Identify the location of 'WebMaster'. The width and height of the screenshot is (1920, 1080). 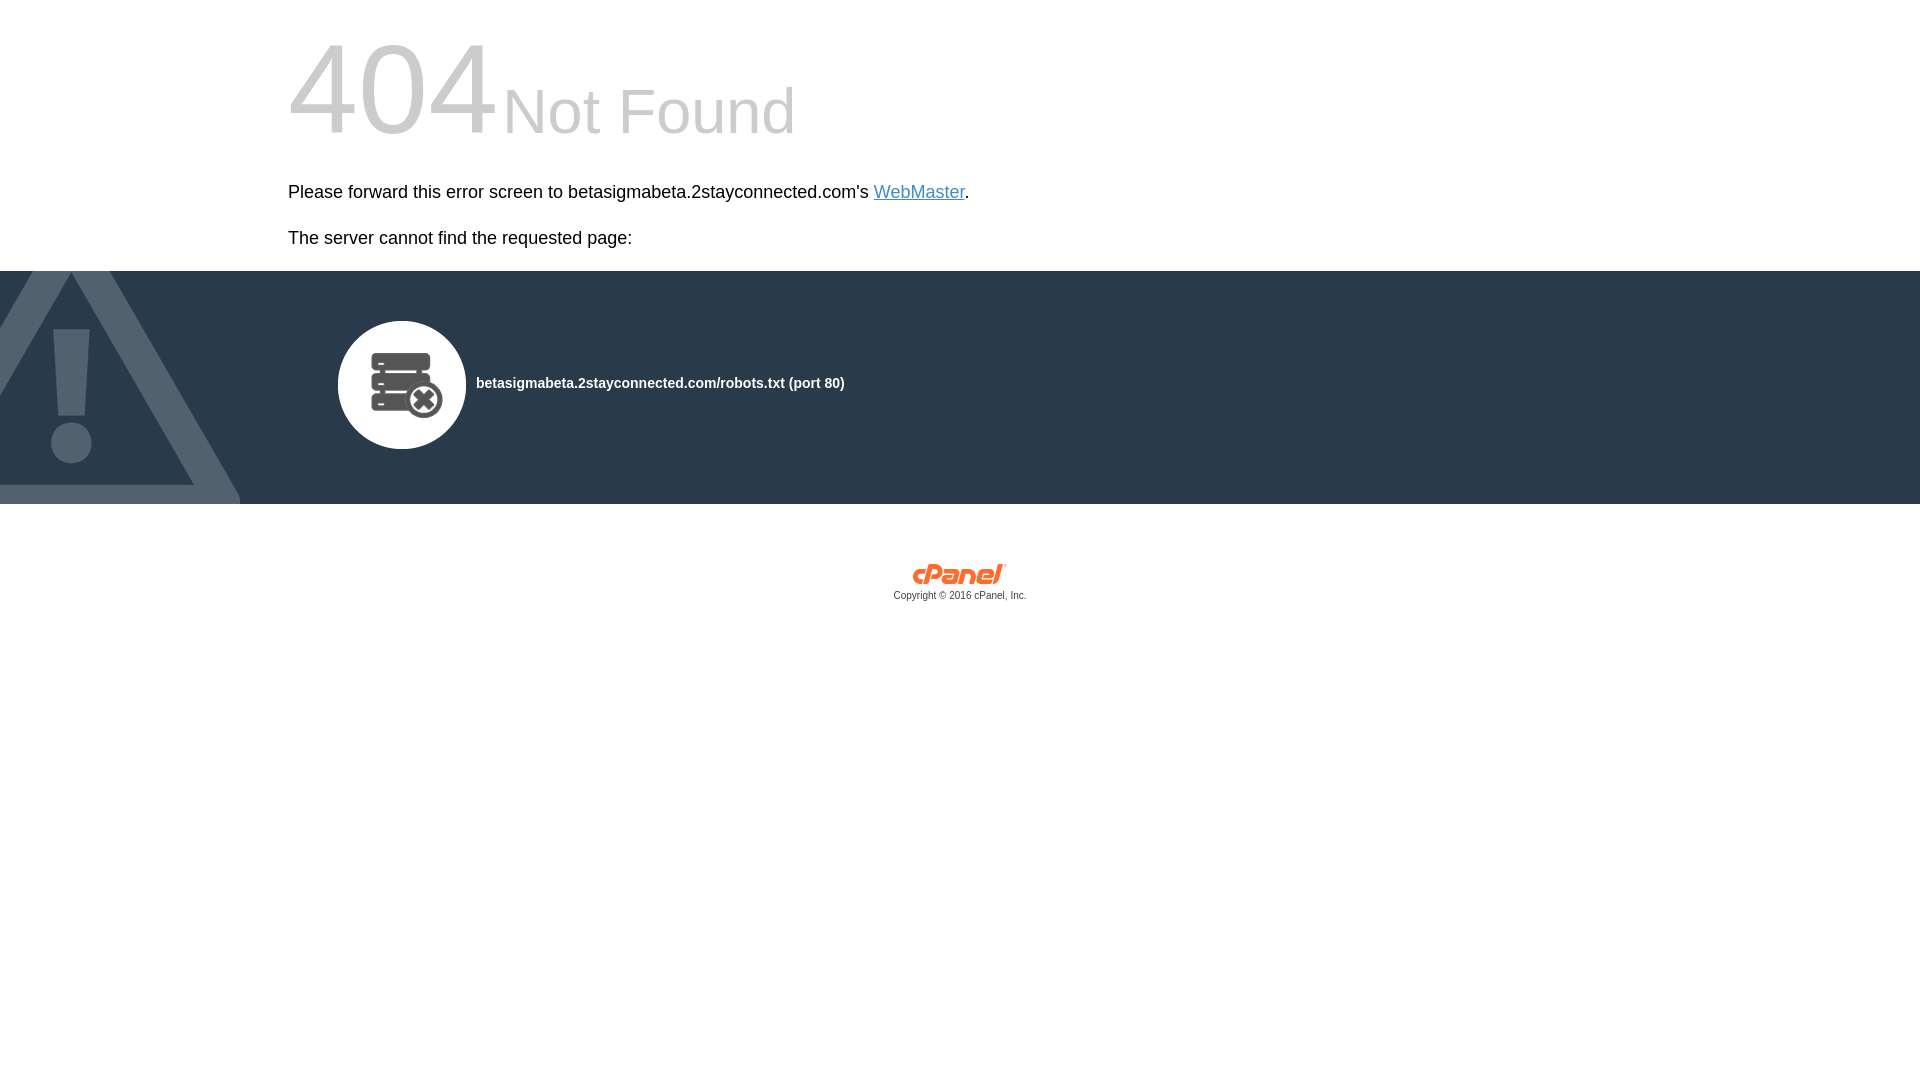
(918, 192).